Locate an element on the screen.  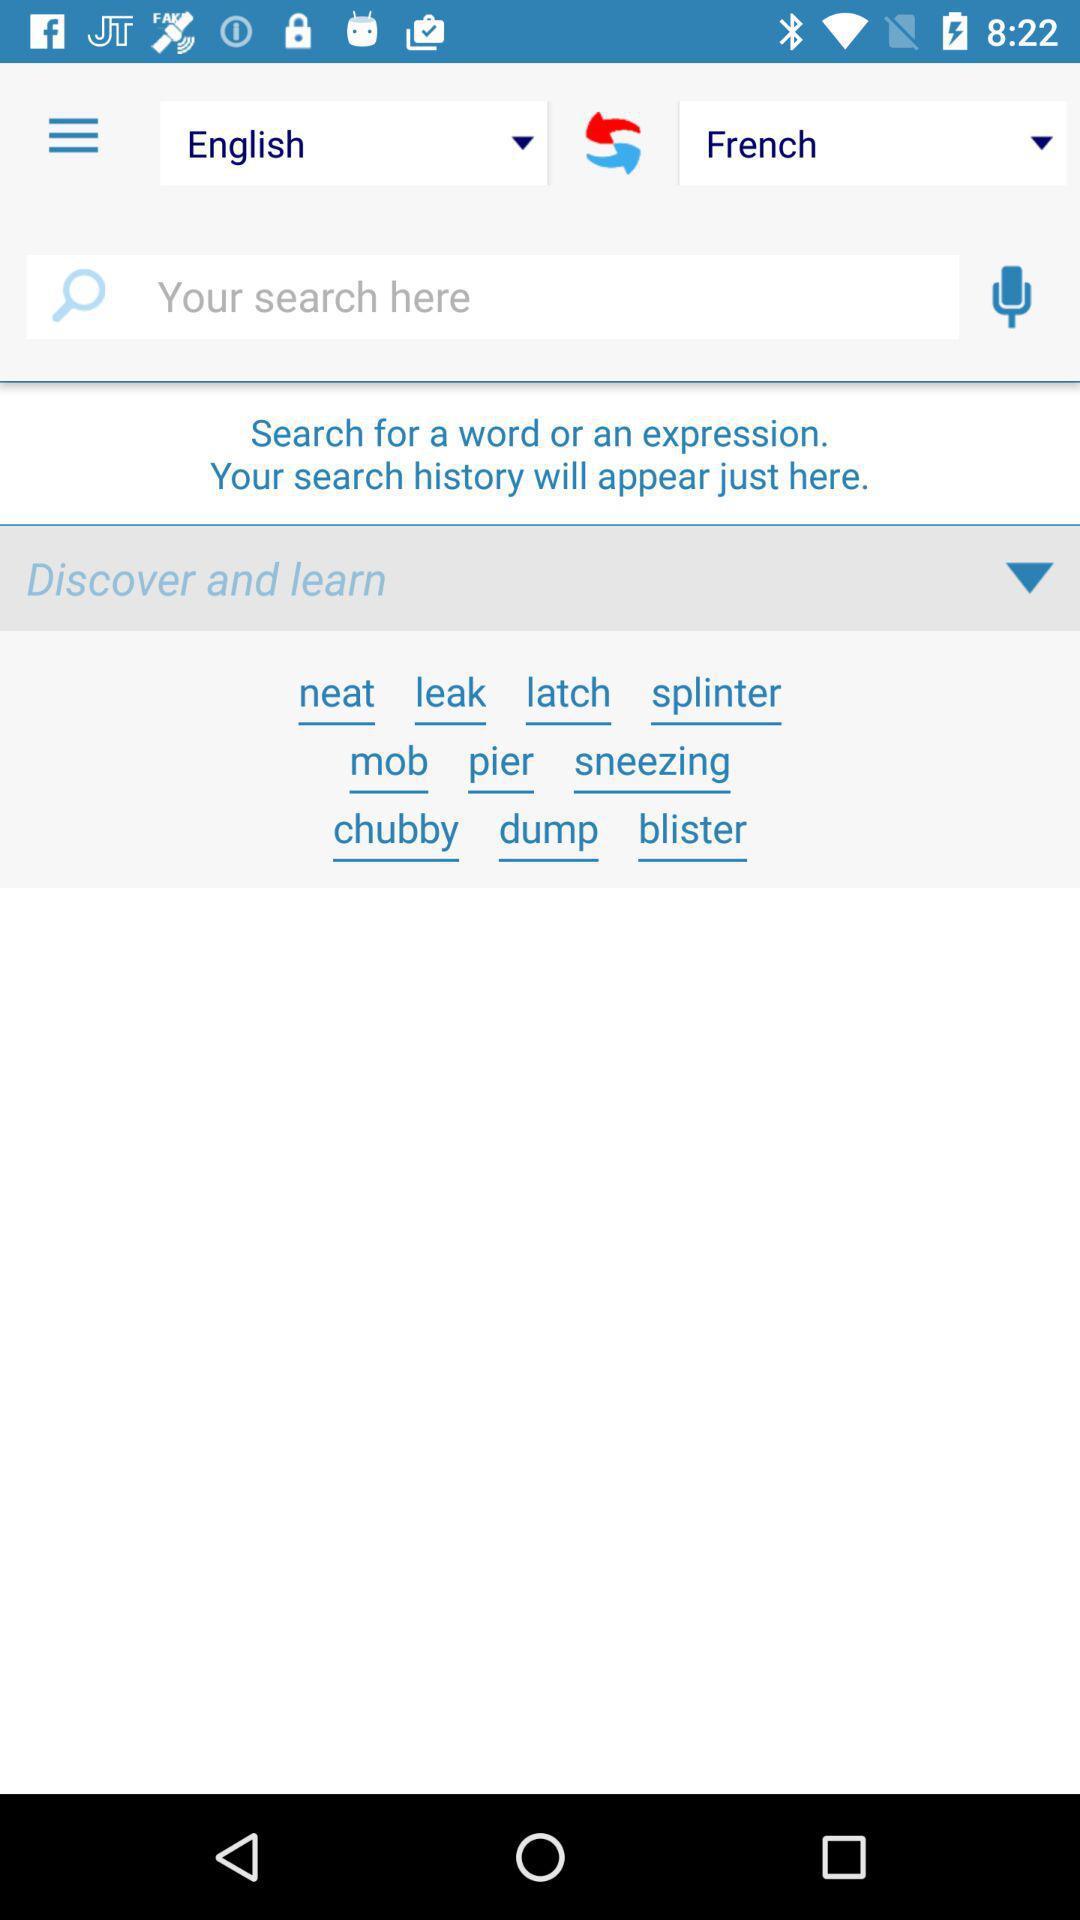
search field is located at coordinates (492, 296).